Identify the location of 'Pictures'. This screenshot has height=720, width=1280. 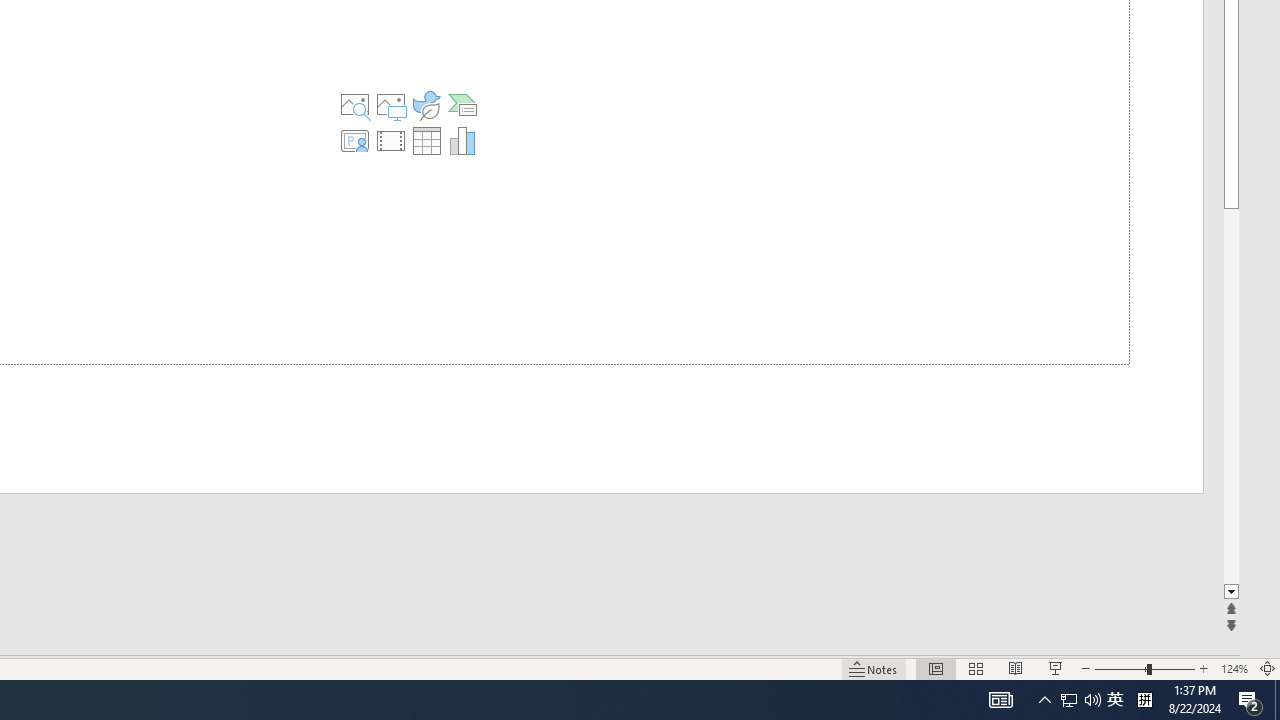
(391, 105).